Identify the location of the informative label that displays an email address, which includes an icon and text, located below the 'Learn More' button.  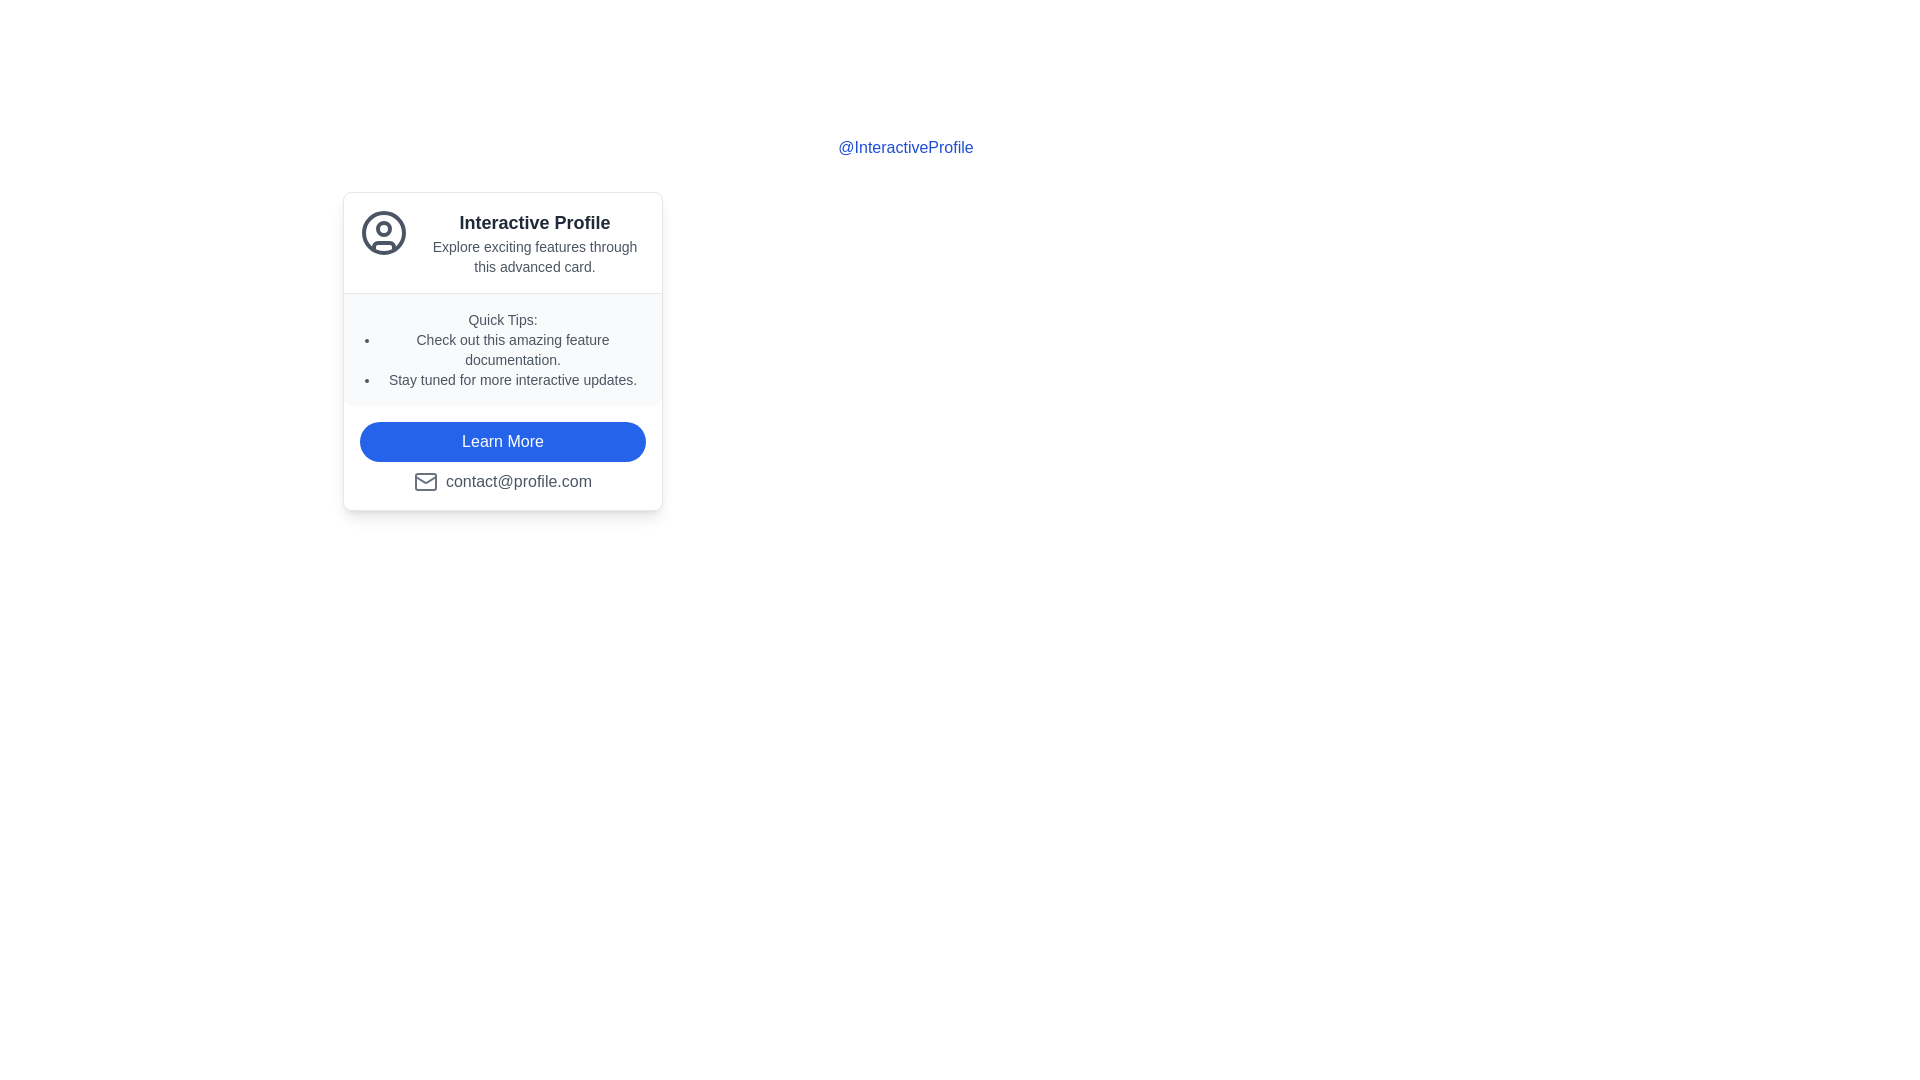
(503, 482).